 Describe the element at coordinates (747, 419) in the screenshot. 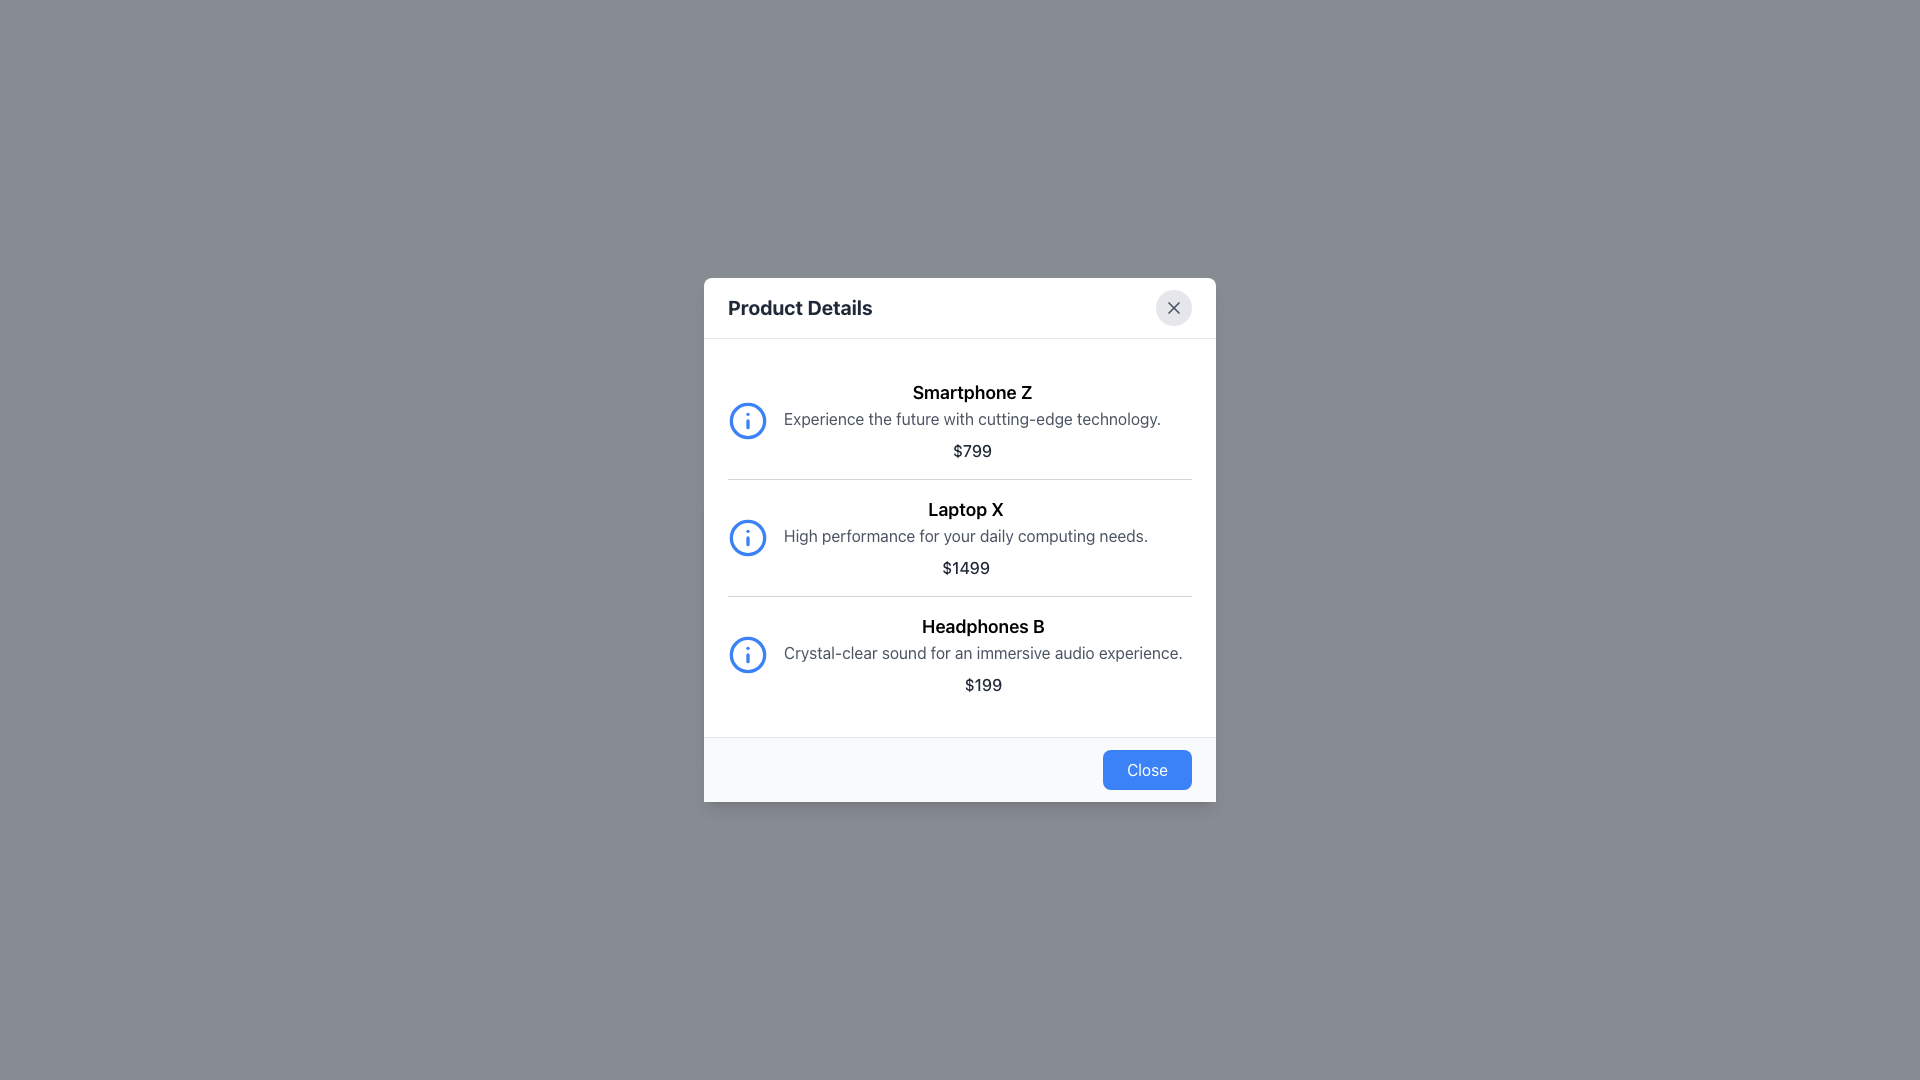

I see `the blue outlined circular component at the center of the icon to the left of the 'Smartphone Z' product description, which indicates additional product details` at that location.